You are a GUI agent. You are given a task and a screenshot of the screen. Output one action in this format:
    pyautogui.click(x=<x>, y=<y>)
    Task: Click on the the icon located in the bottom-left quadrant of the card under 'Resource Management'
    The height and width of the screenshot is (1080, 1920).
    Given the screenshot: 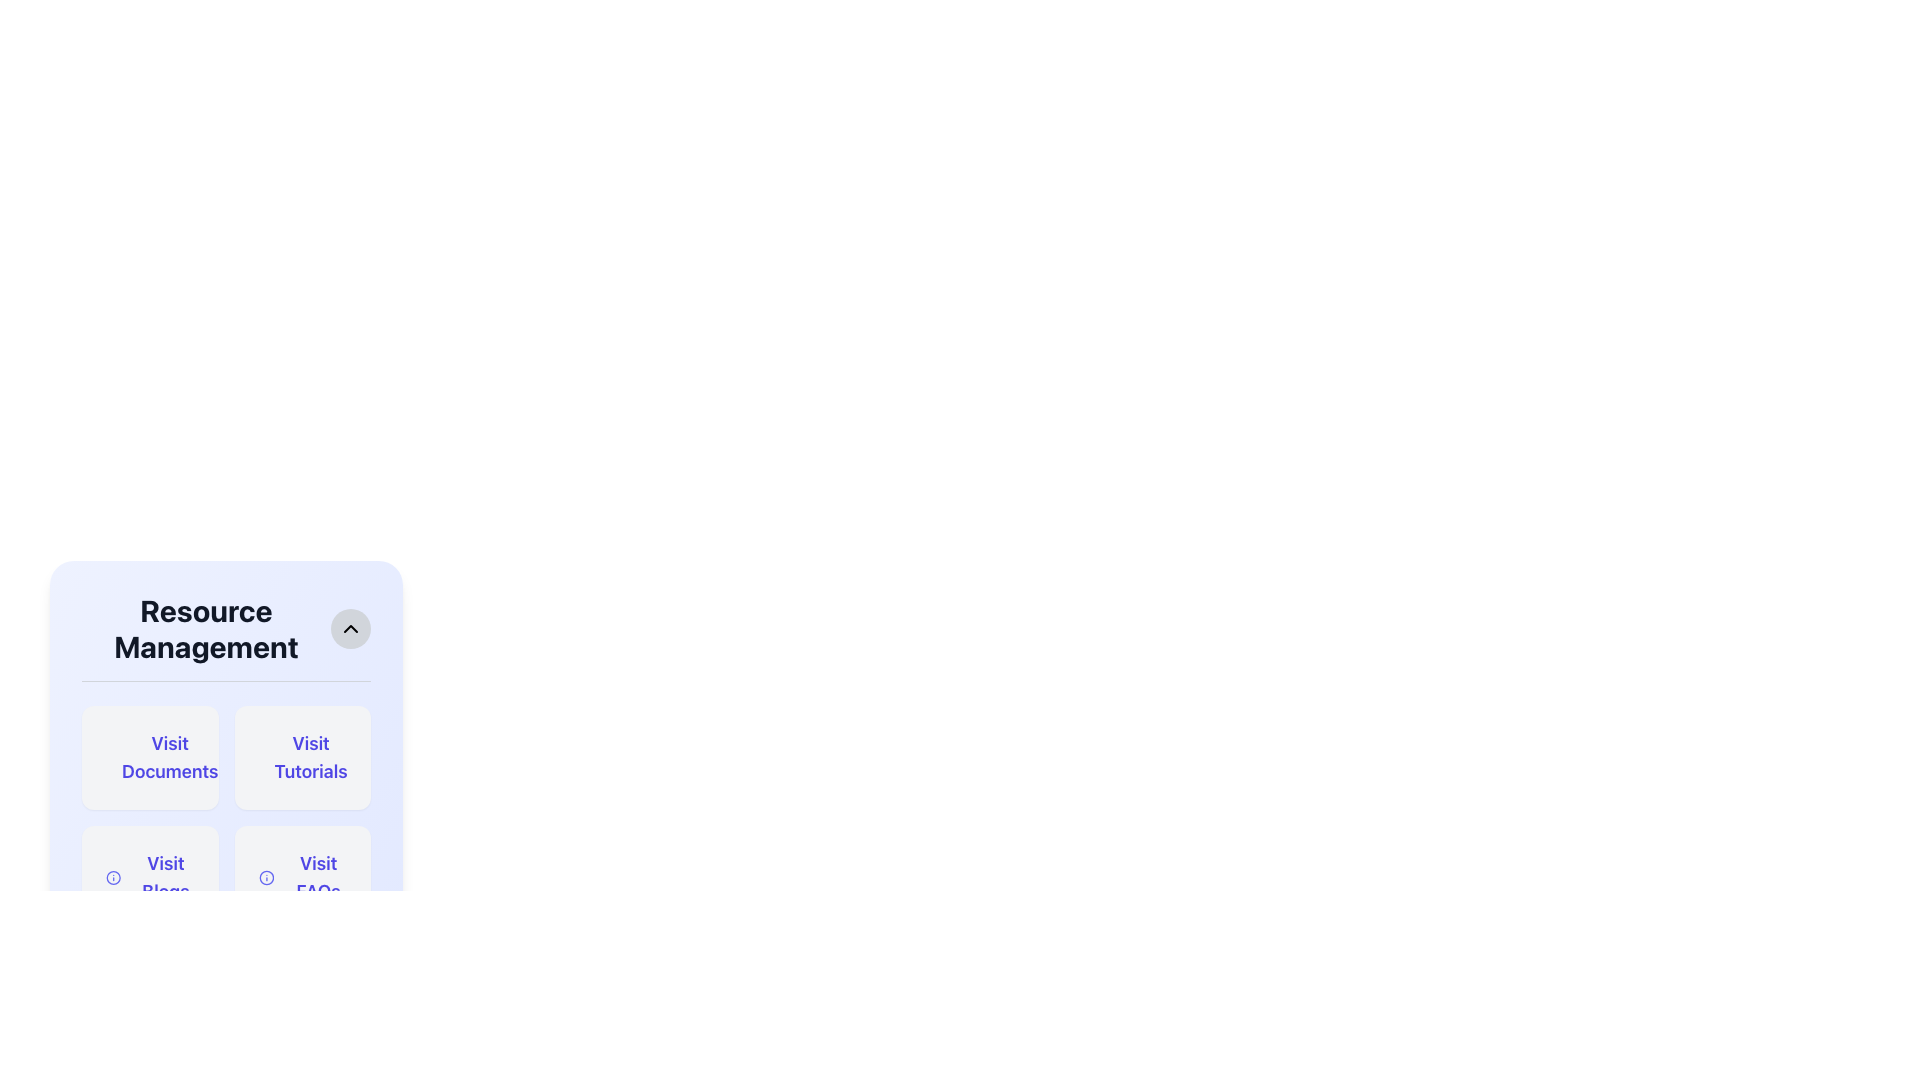 What is the action you would take?
    pyautogui.click(x=112, y=877)
    